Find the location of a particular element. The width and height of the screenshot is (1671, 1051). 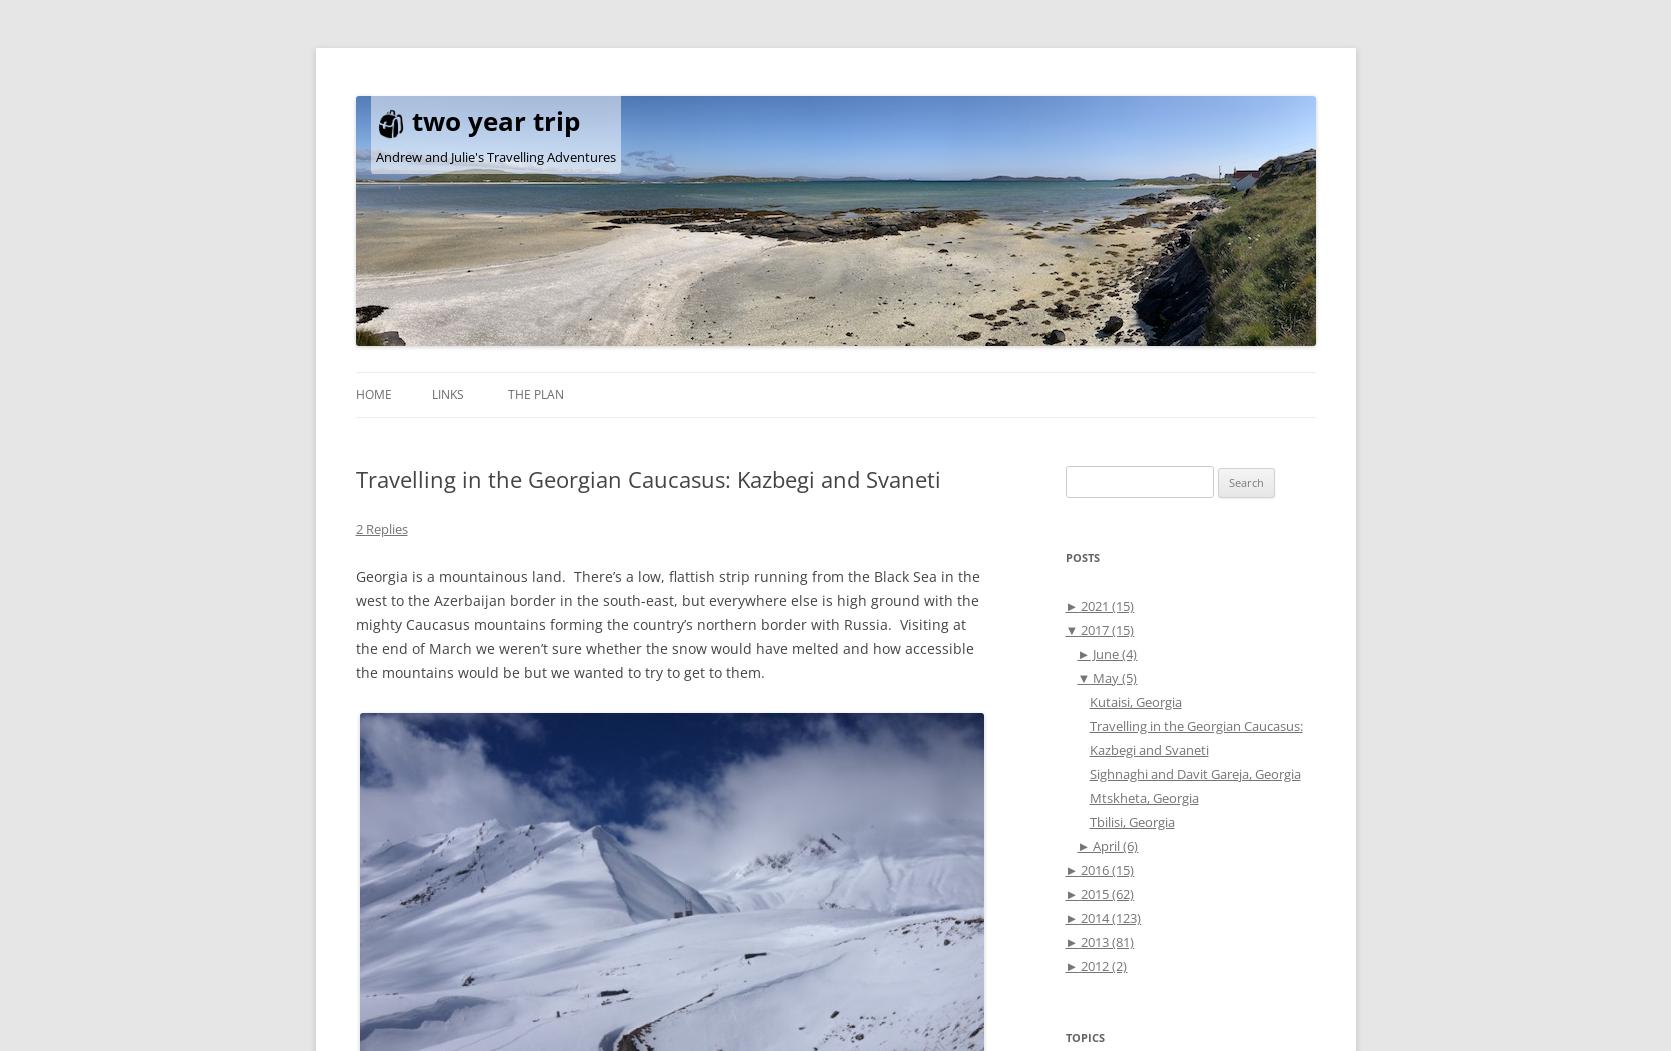

'2012 (2)' is located at coordinates (1101, 964).